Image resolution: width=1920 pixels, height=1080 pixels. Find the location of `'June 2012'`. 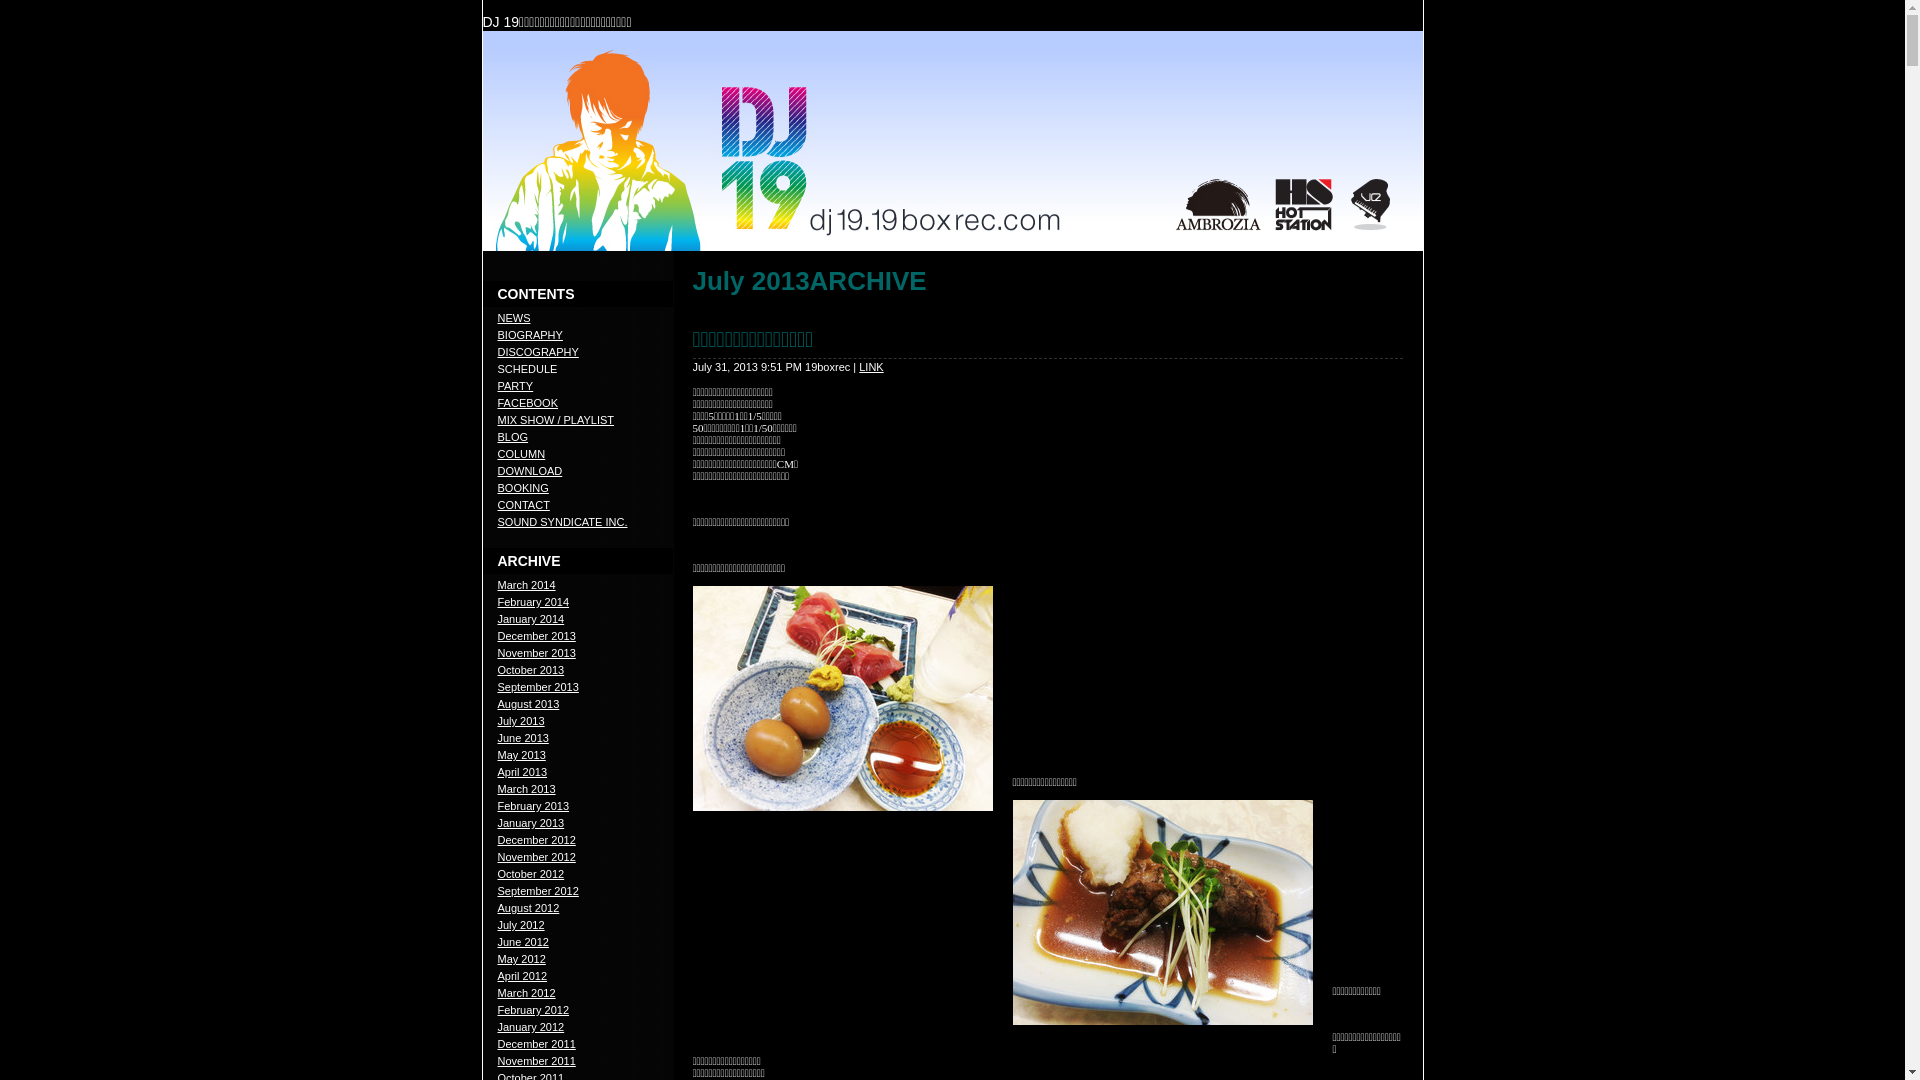

'June 2012' is located at coordinates (523, 941).